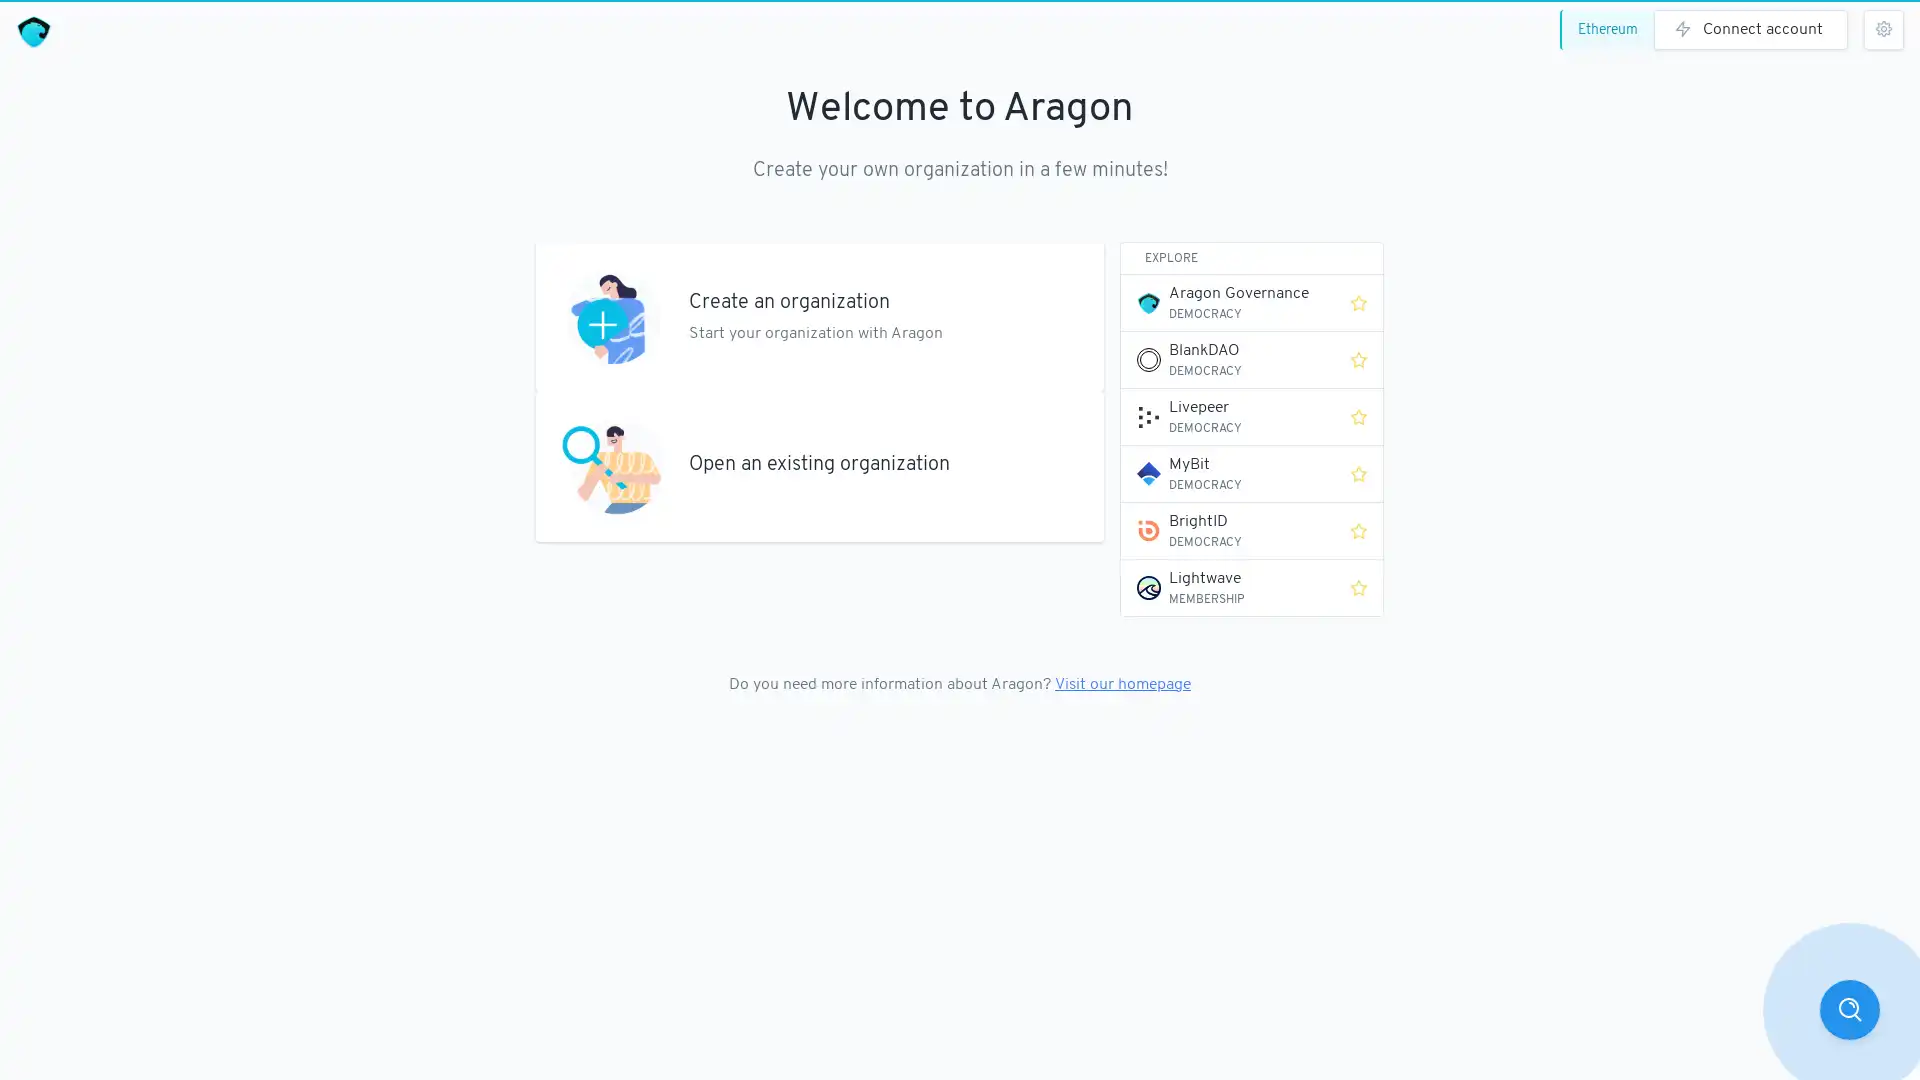 This screenshot has width=1920, height=1080. Describe the element at coordinates (33, 32) in the screenshot. I see `Back to home` at that location.